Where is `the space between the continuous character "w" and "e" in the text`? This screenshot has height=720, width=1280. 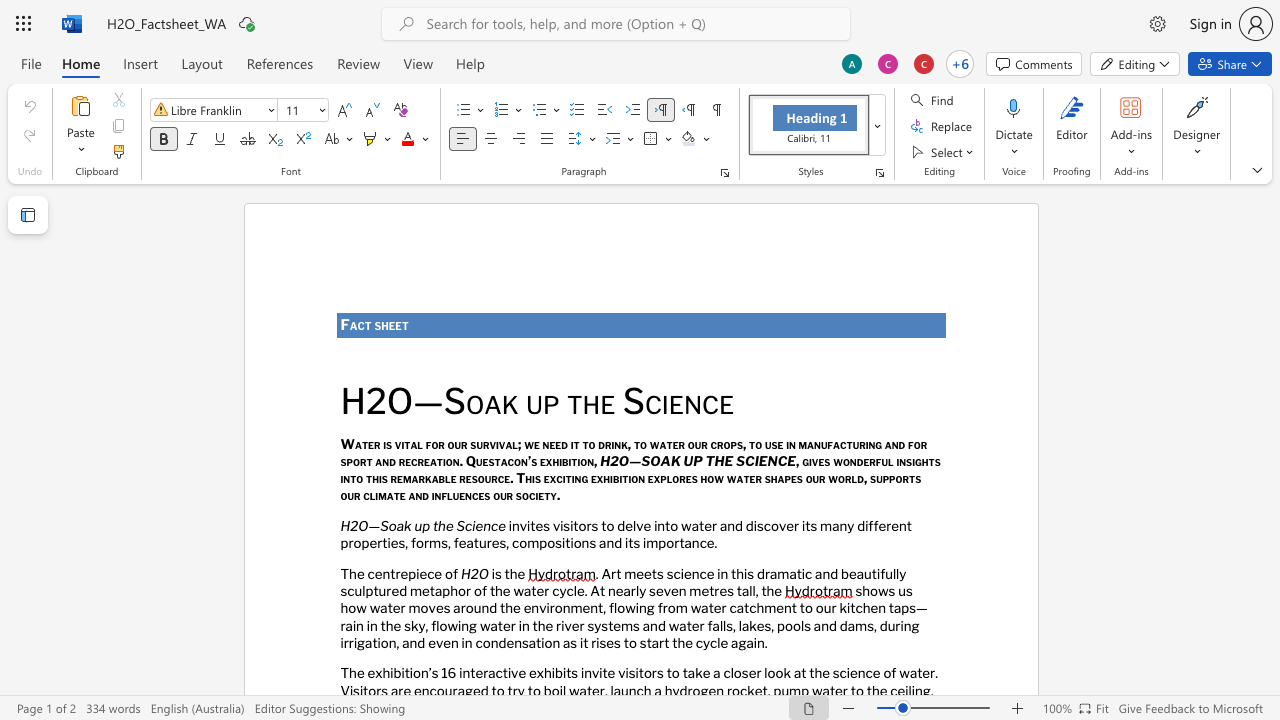
the space between the continuous character "w" and "e" in the text is located at coordinates (532, 442).